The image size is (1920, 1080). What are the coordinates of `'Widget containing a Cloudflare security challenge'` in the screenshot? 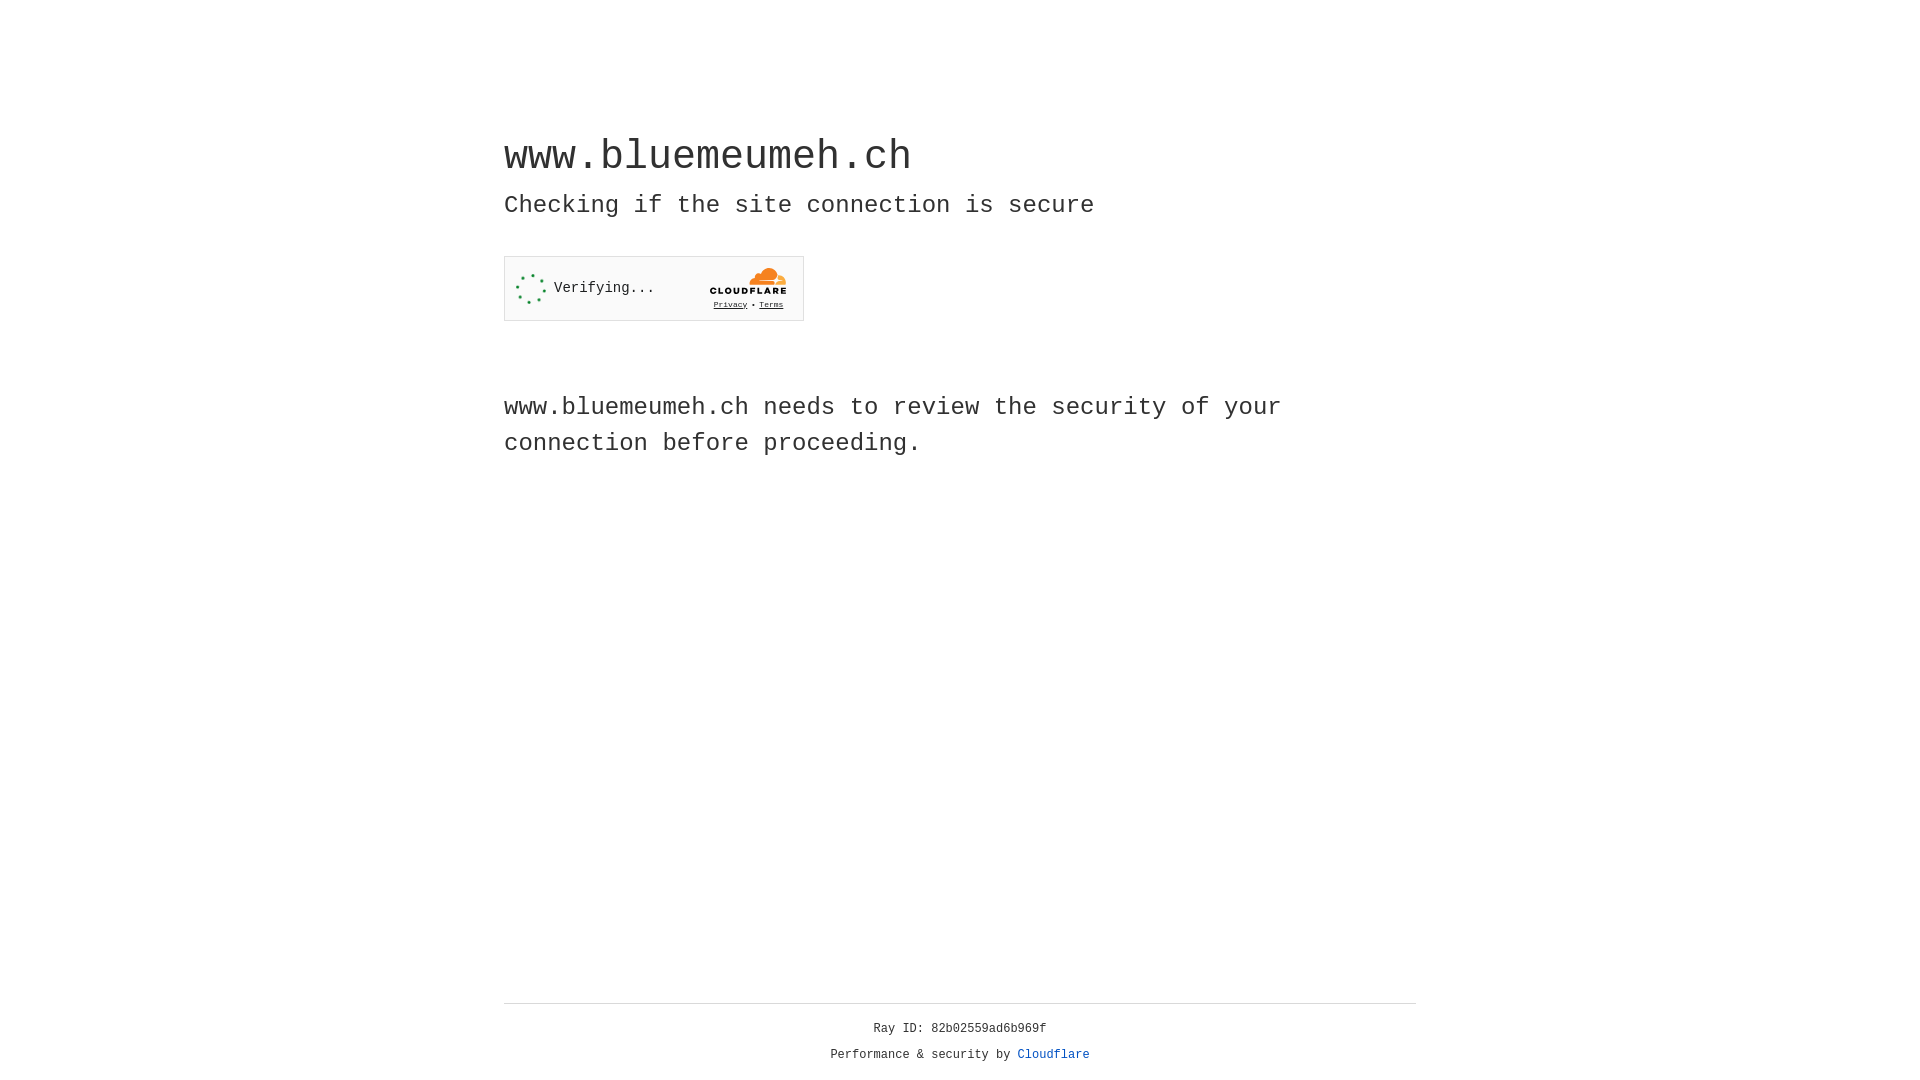 It's located at (653, 288).